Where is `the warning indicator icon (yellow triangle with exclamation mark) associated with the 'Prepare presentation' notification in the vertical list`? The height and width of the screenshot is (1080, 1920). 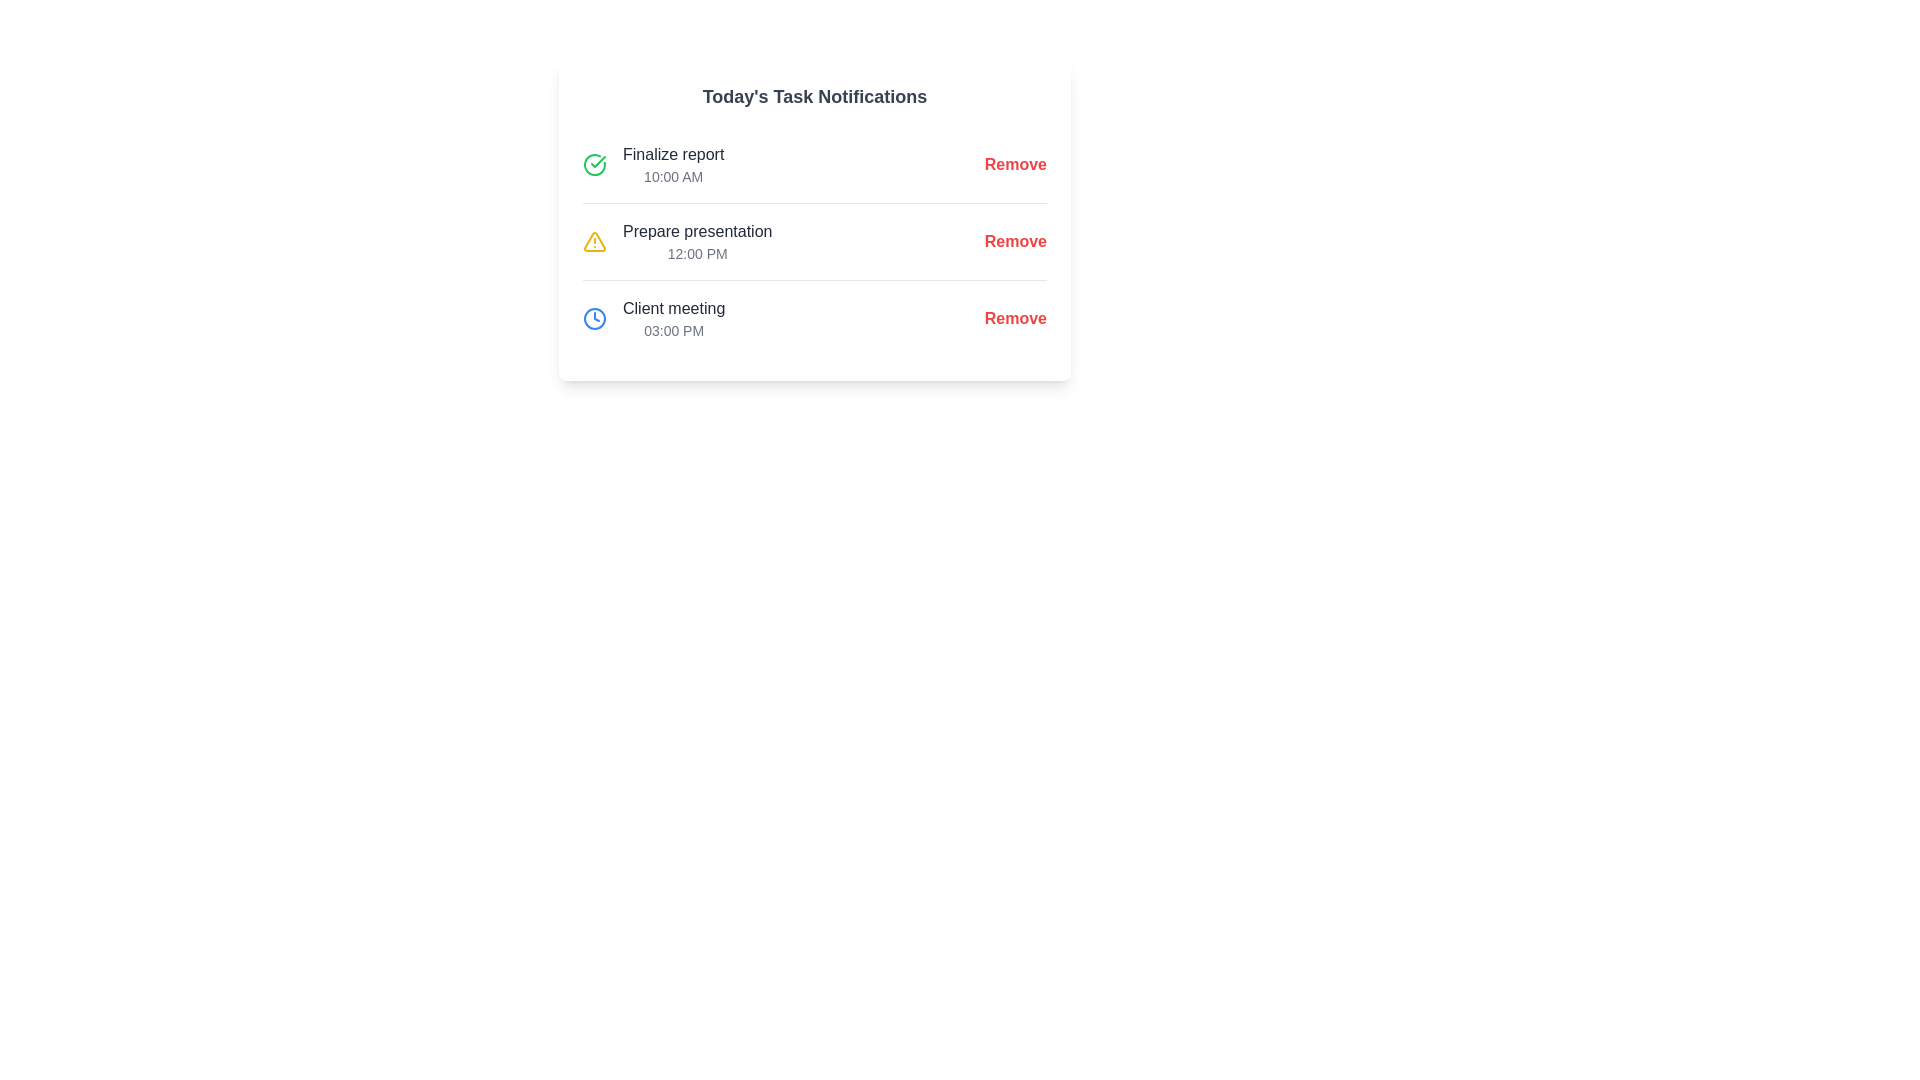
the warning indicator icon (yellow triangle with exclamation mark) associated with the 'Prepare presentation' notification in the vertical list is located at coordinates (594, 241).